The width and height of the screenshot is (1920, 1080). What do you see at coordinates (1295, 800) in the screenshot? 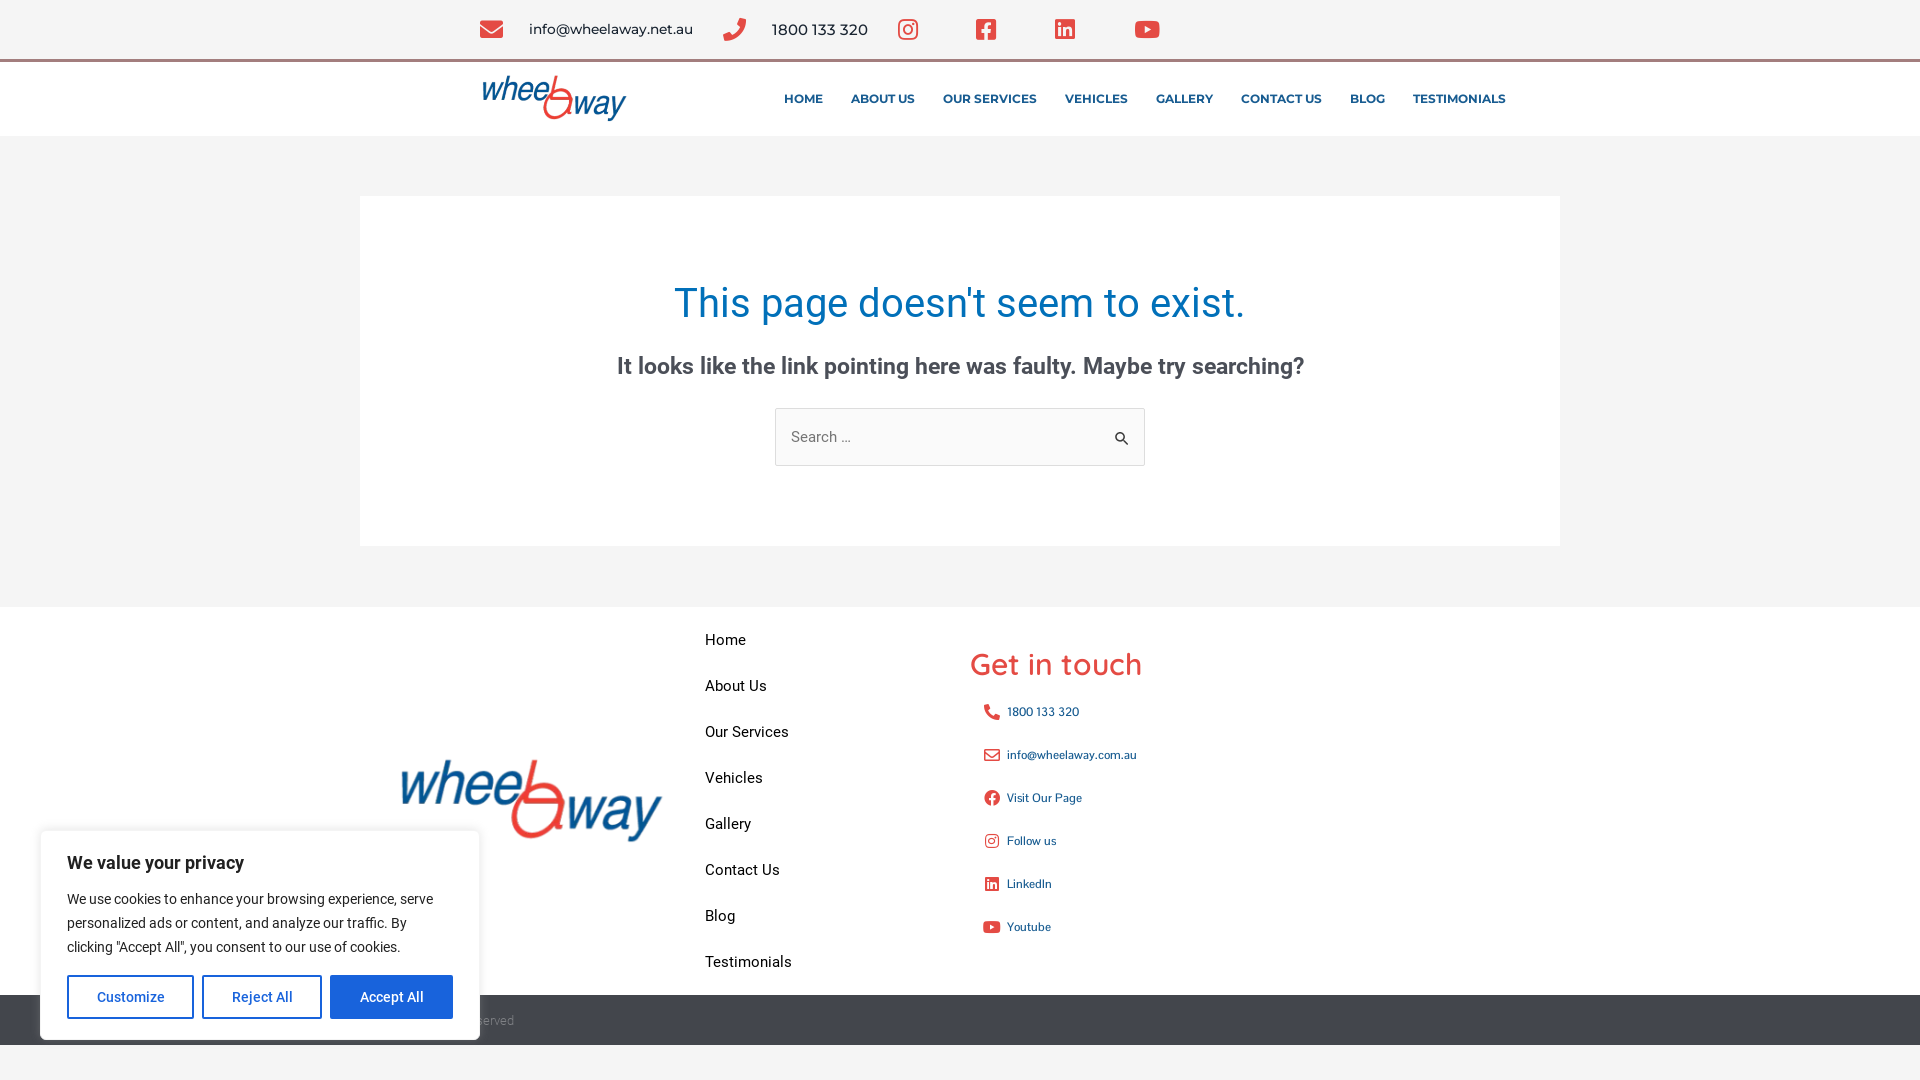
I see `'7 Jordon Court, Boronia, VIC'` at bounding box center [1295, 800].